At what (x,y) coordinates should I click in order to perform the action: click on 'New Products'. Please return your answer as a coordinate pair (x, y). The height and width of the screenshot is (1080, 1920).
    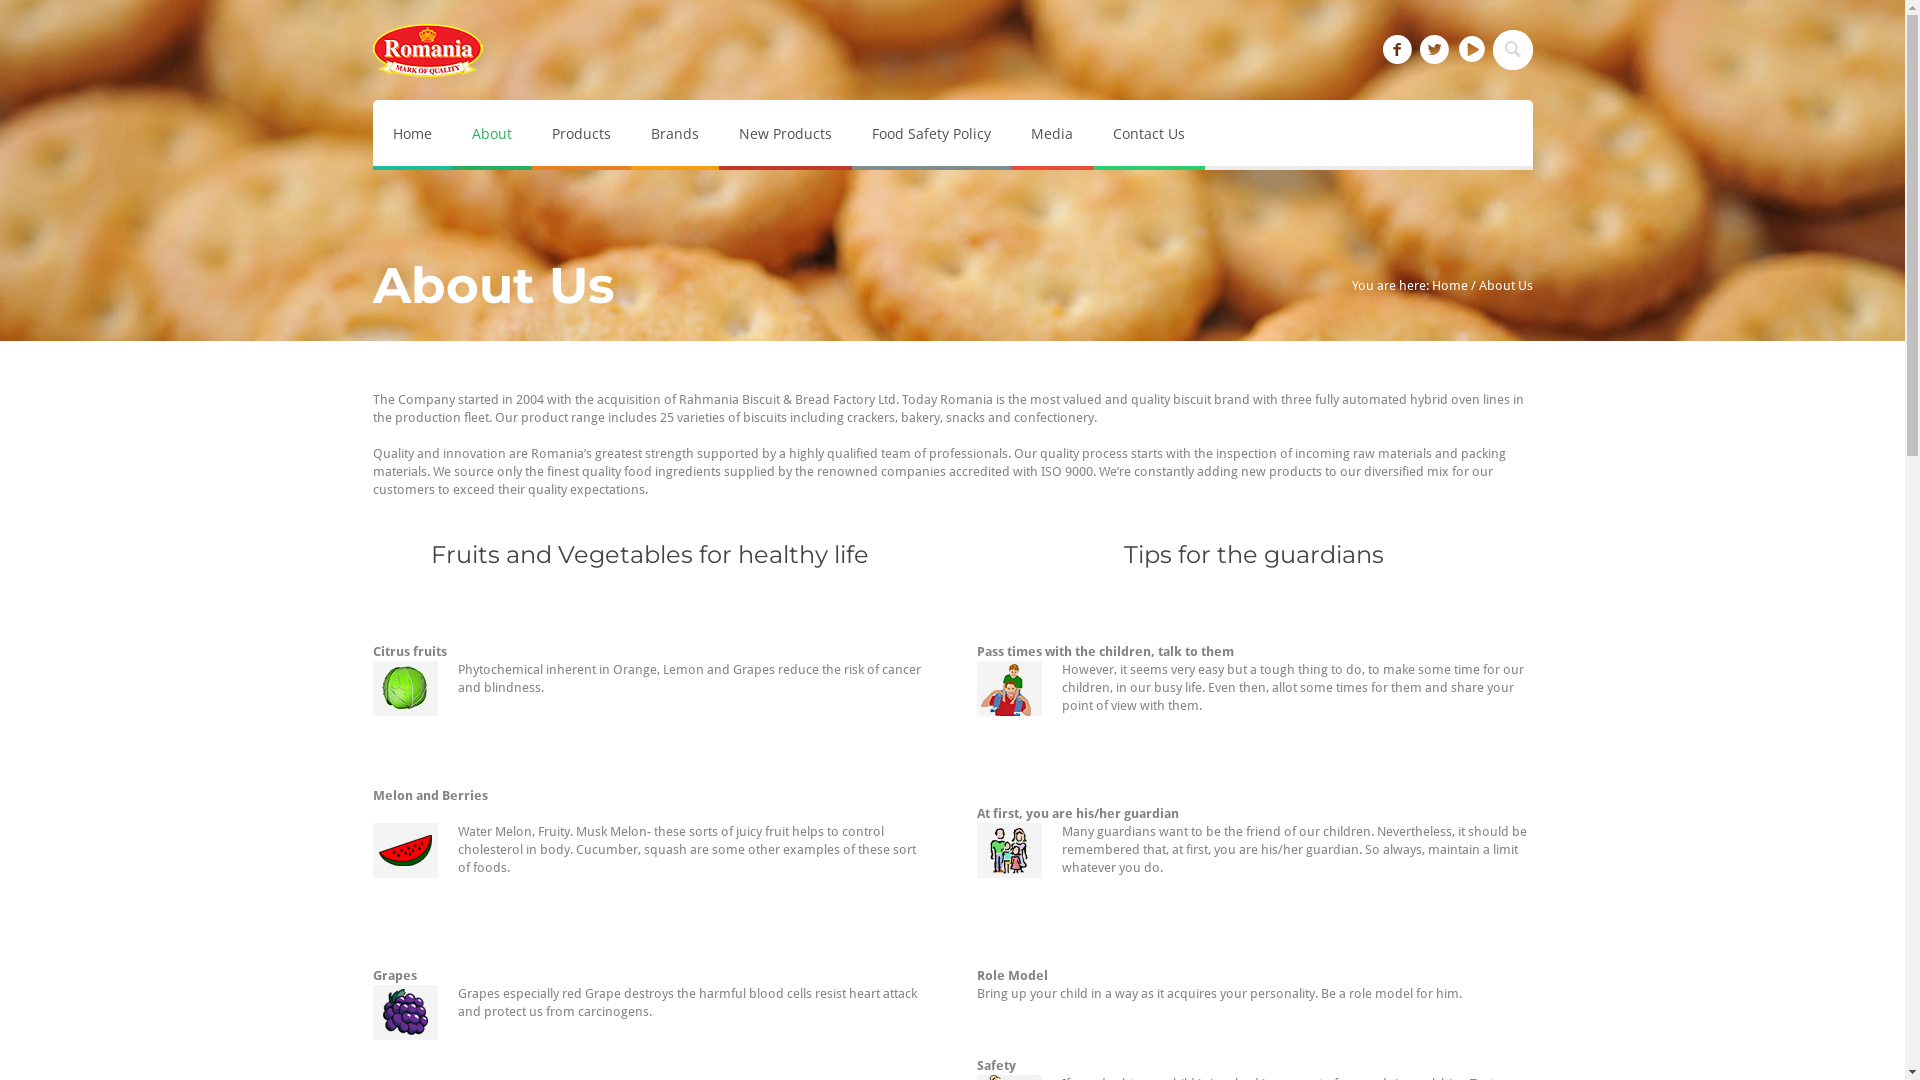
    Looking at the image, I should click on (783, 135).